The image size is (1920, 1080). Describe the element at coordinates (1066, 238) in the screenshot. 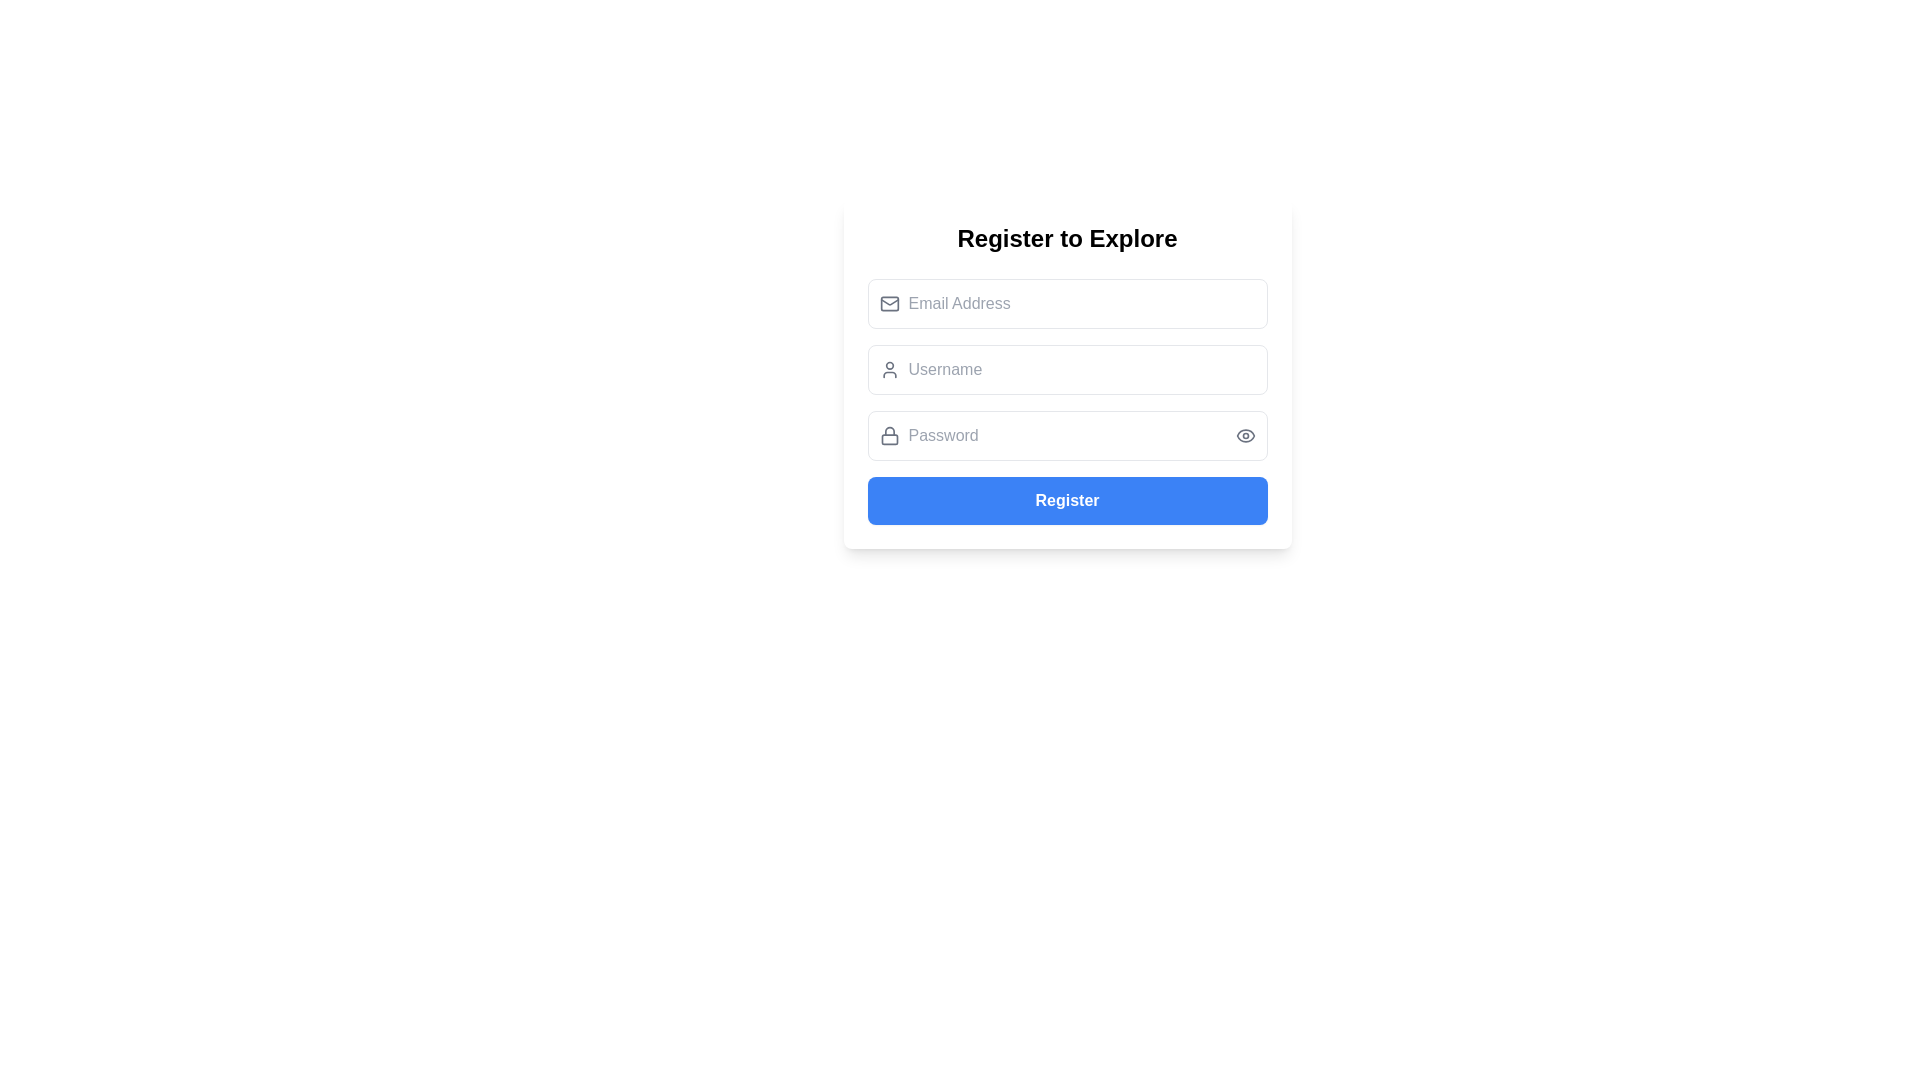

I see `the Heading text element at the top of the registration form, which provides context for the form below` at that location.